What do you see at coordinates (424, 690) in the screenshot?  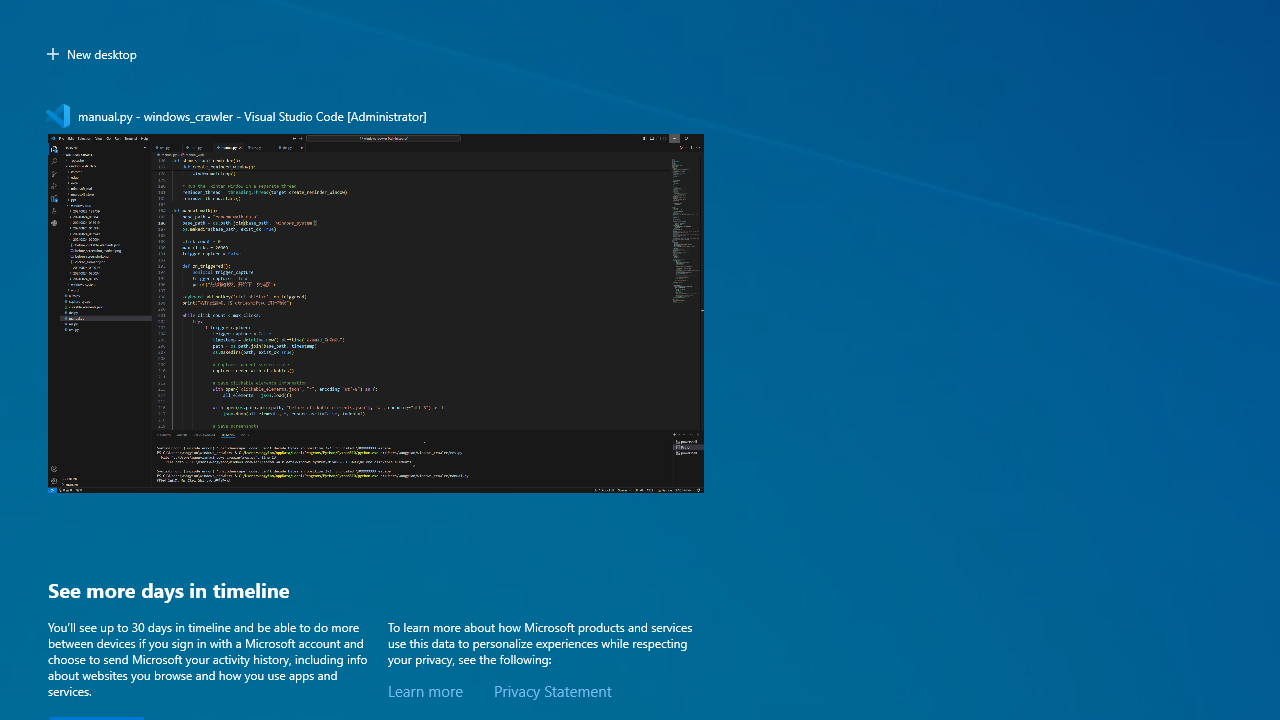 I see `'Learn more'` at bounding box center [424, 690].